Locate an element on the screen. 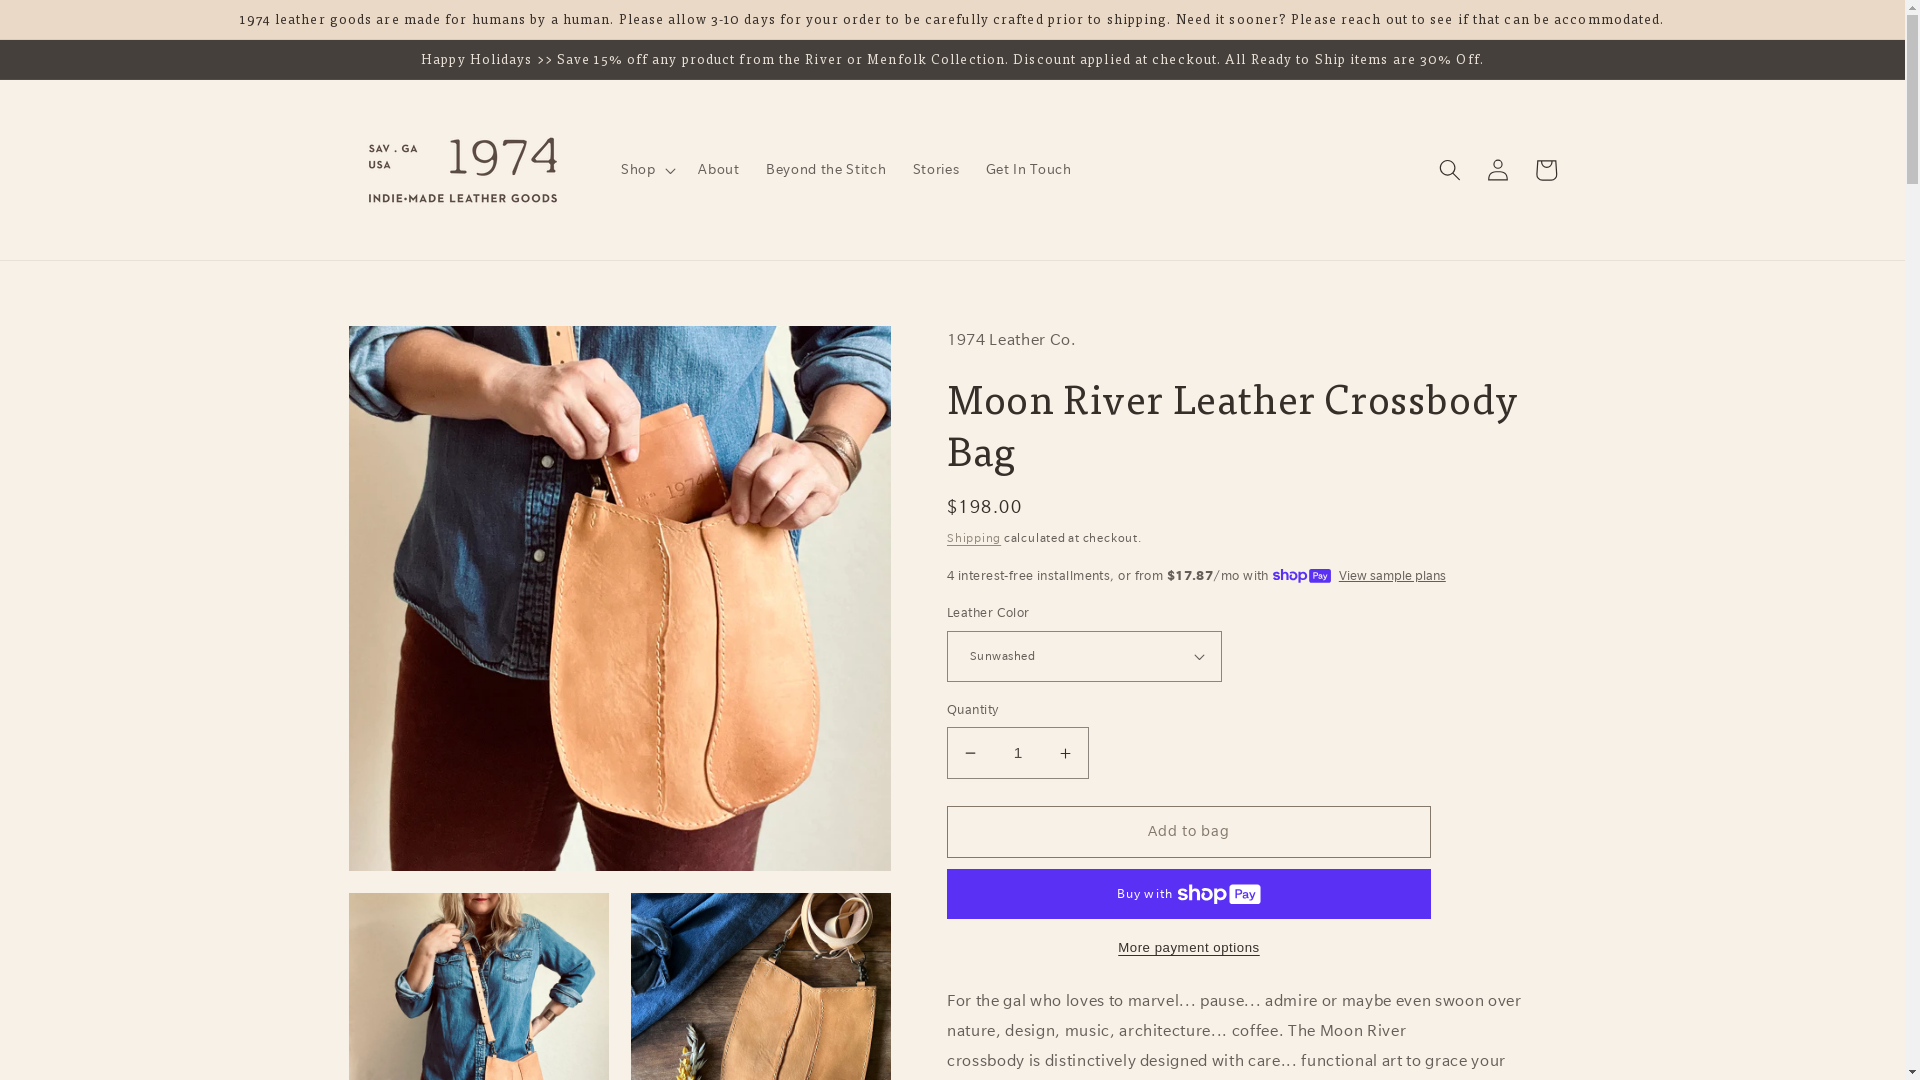 This screenshot has height=1080, width=1920. 'Beyond the Stitch' is located at coordinates (826, 168).